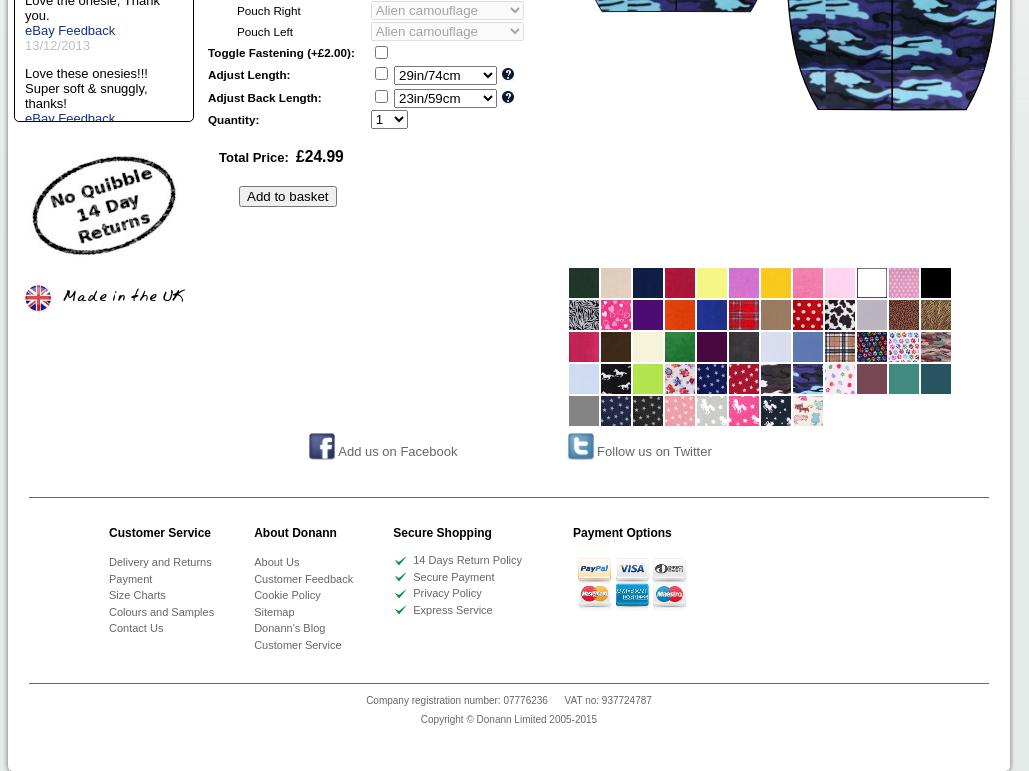 This screenshot has height=771, width=1029. Describe the element at coordinates (295, 531) in the screenshot. I see `'About Donann'` at that location.